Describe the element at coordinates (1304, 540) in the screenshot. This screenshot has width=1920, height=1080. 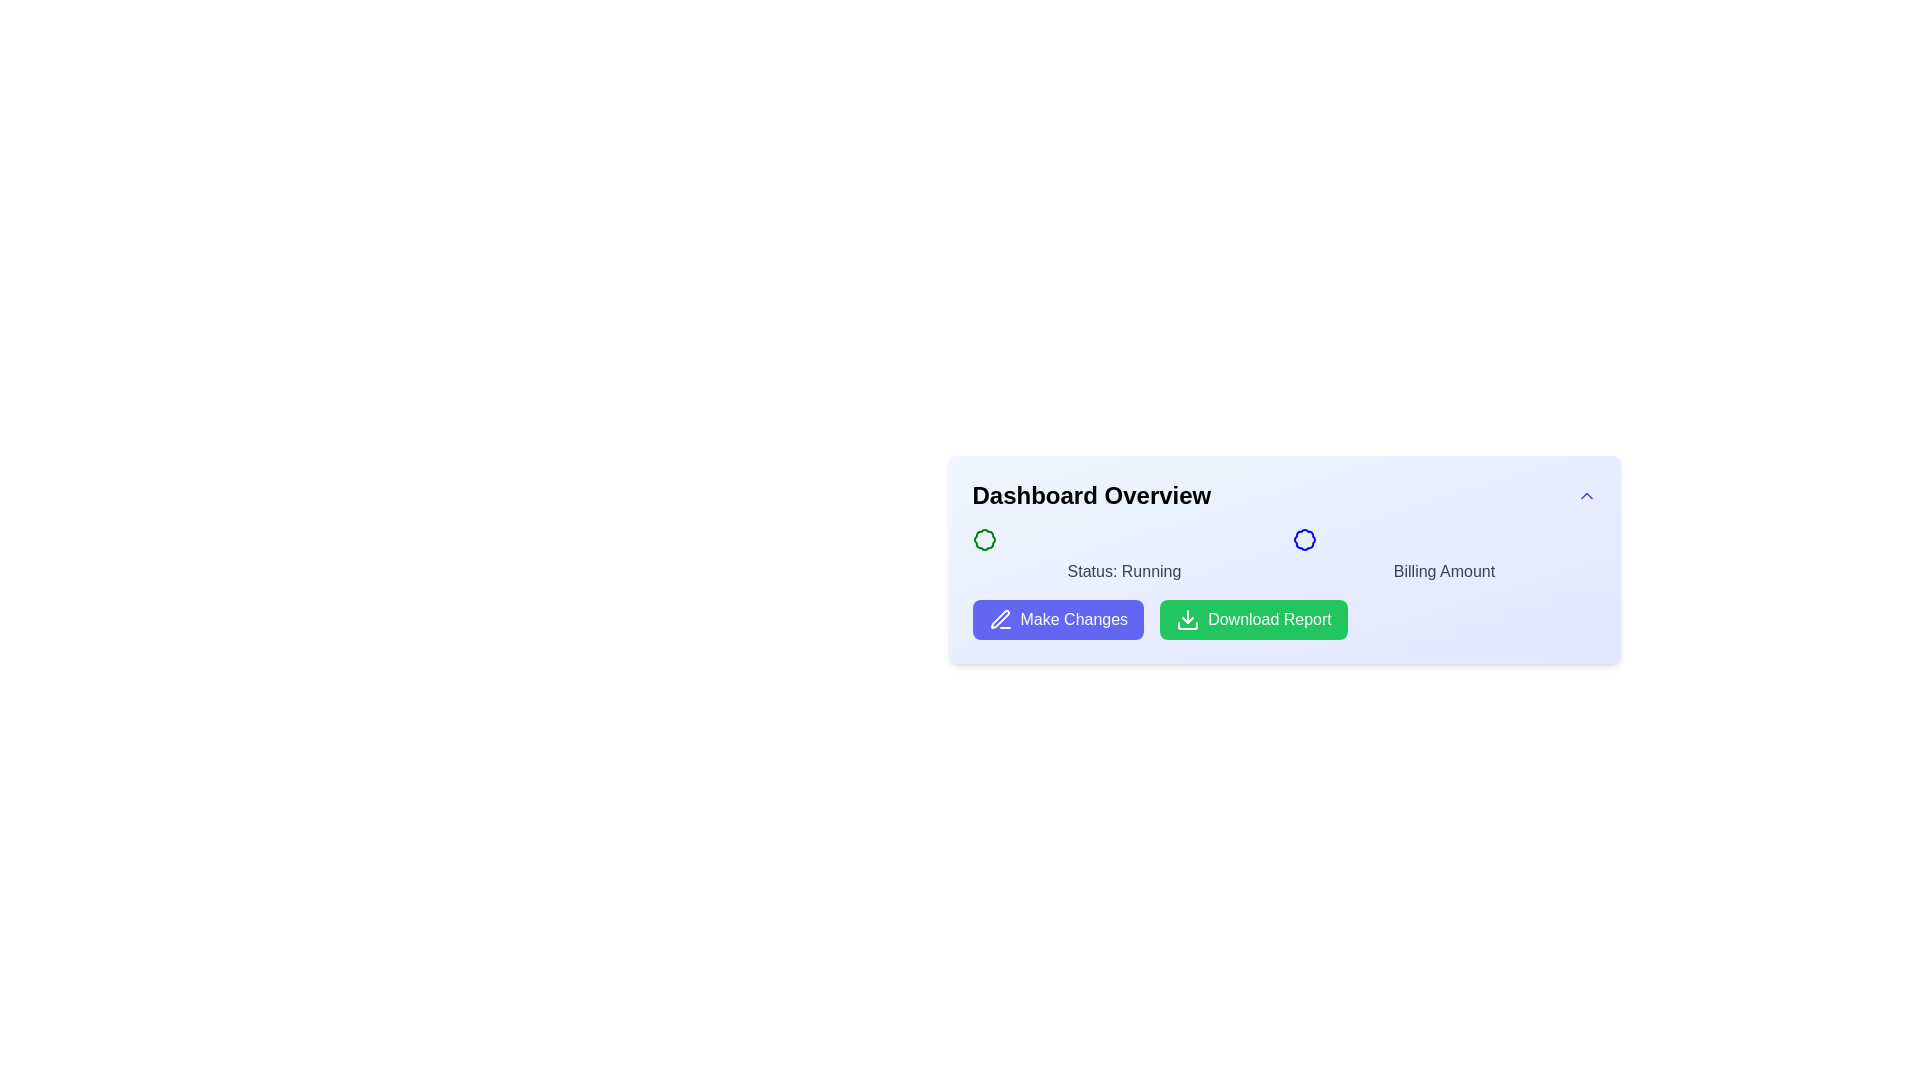
I see `the billing icon, which is part of the 'Billing Amount' section, located to the left of the 'Billing Amount' text` at that location.